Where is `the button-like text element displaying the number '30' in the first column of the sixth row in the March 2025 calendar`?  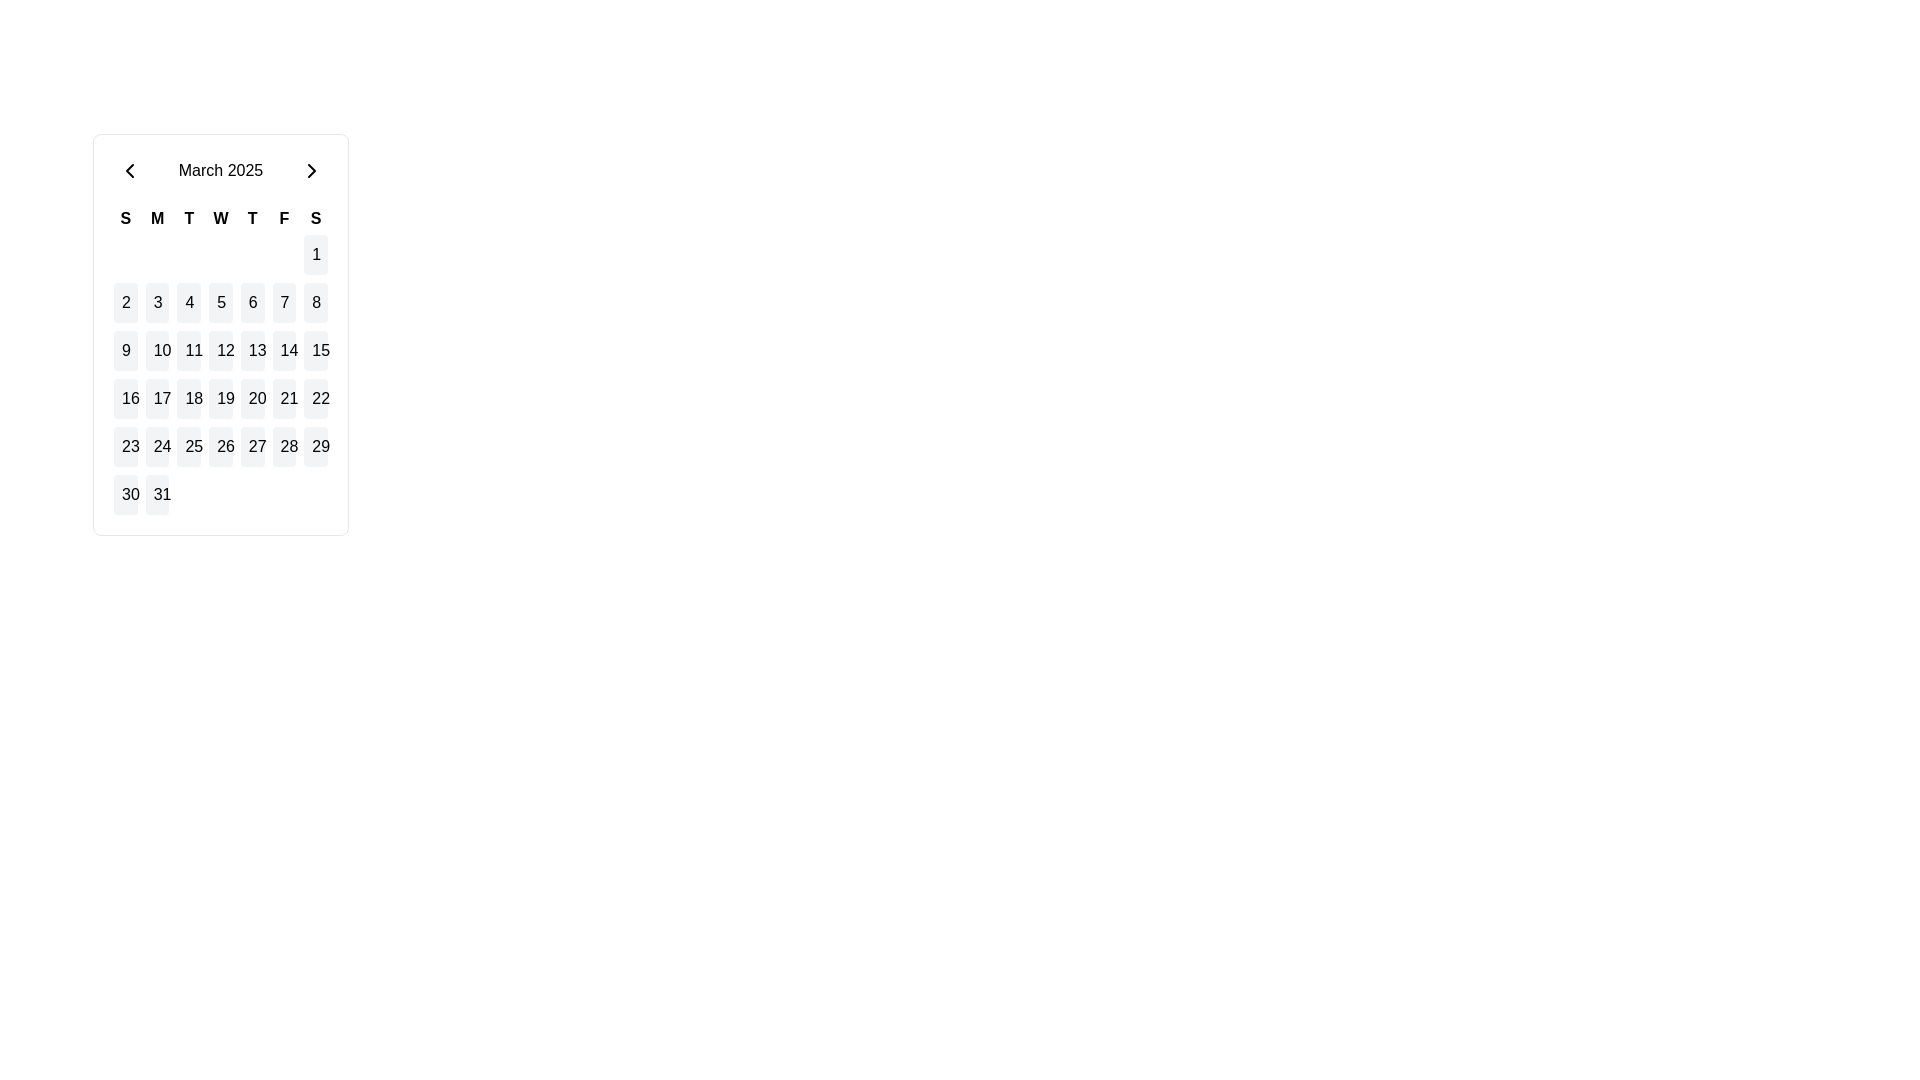
the button-like text element displaying the number '30' in the first column of the sixth row in the March 2025 calendar is located at coordinates (124, 494).